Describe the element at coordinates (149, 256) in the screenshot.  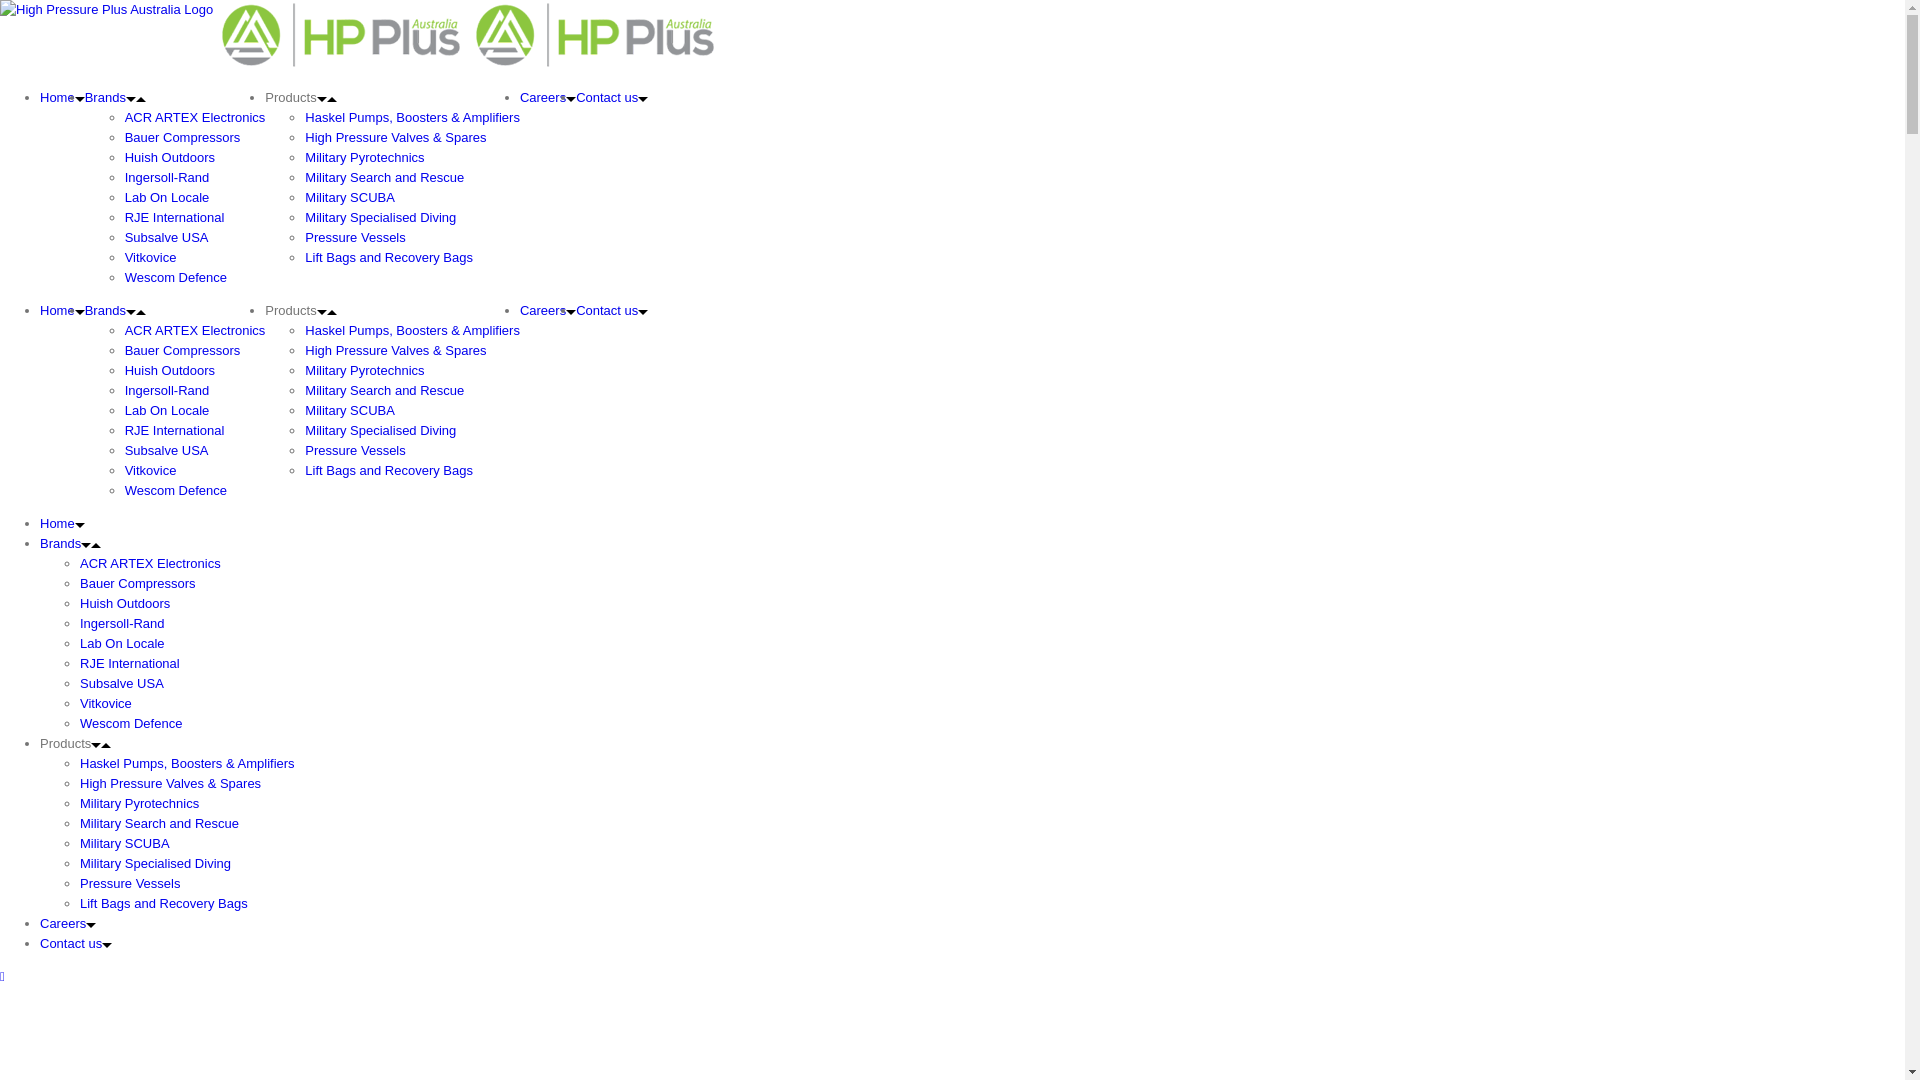
I see `'Vitkovice'` at that location.